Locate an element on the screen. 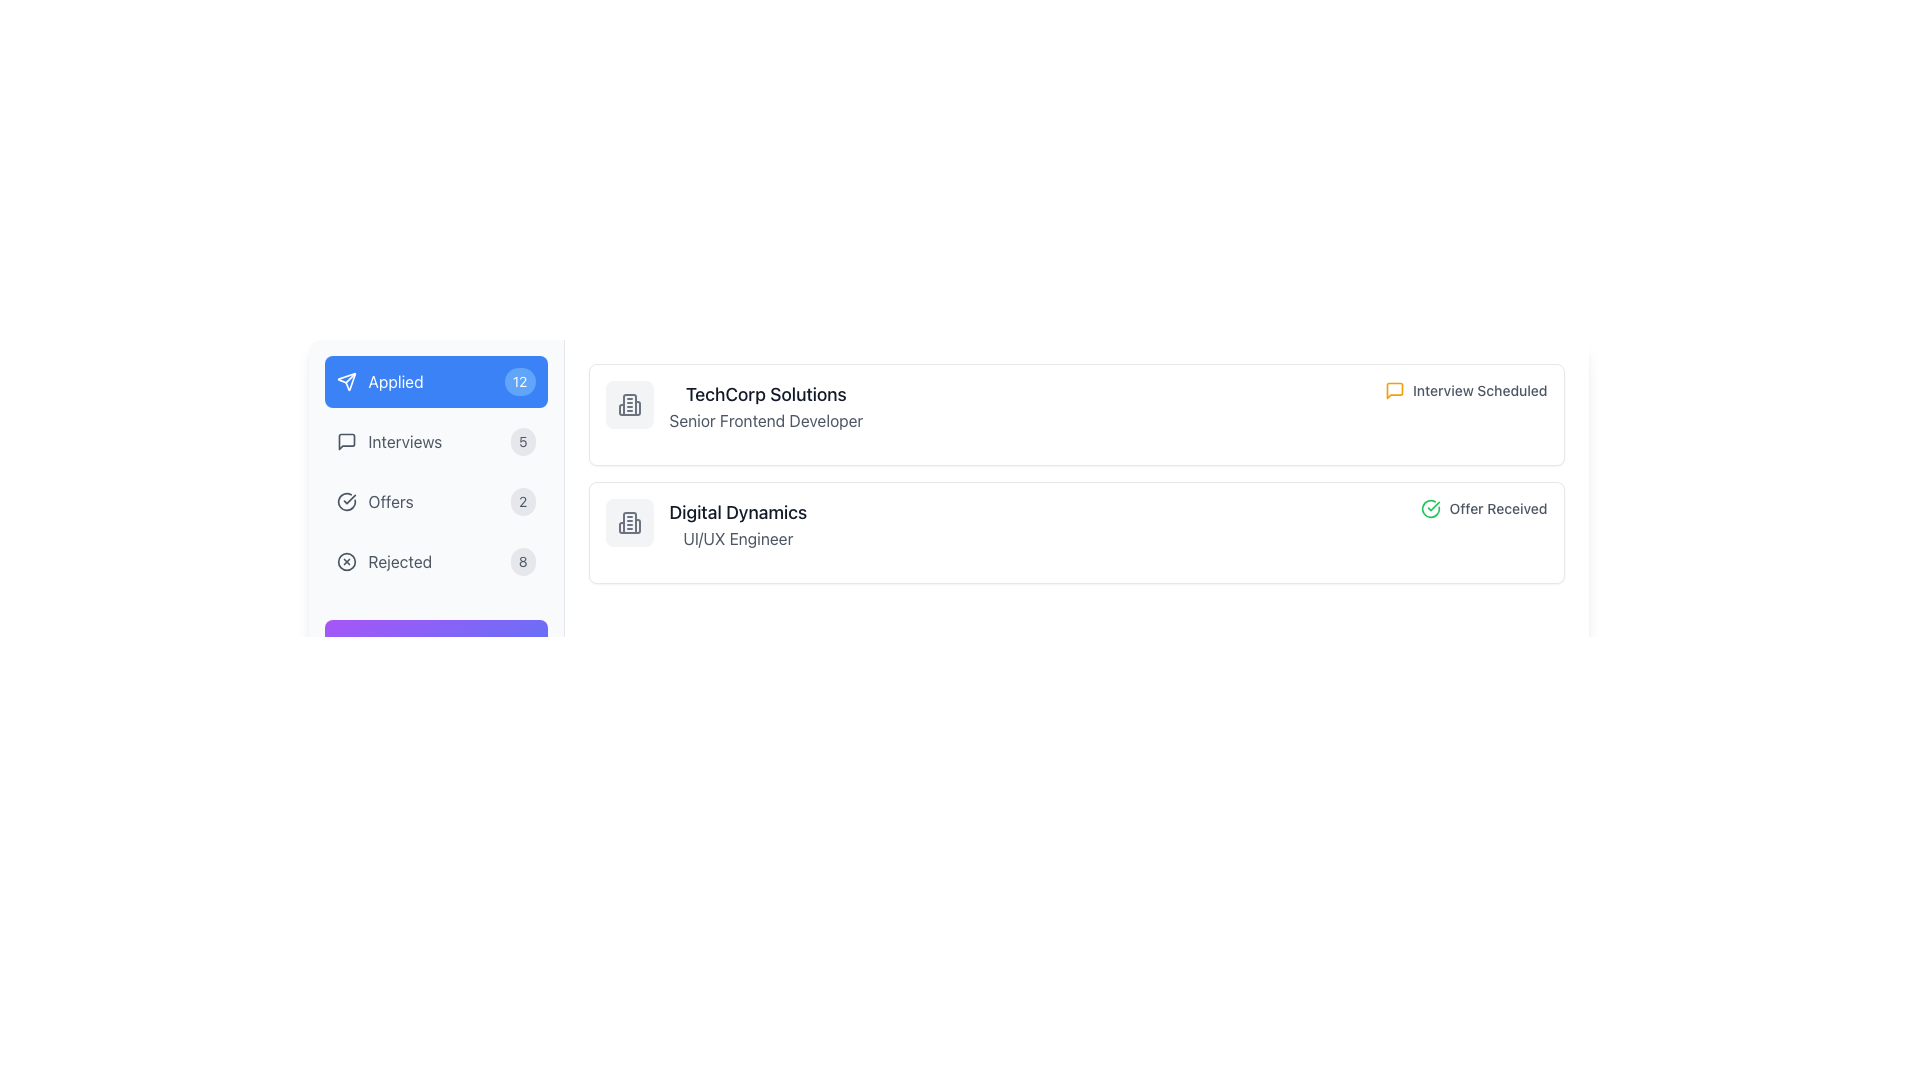 The width and height of the screenshot is (1920, 1080). the 'Interviews' icon in the navigation sidebar is located at coordinates (346, 441).